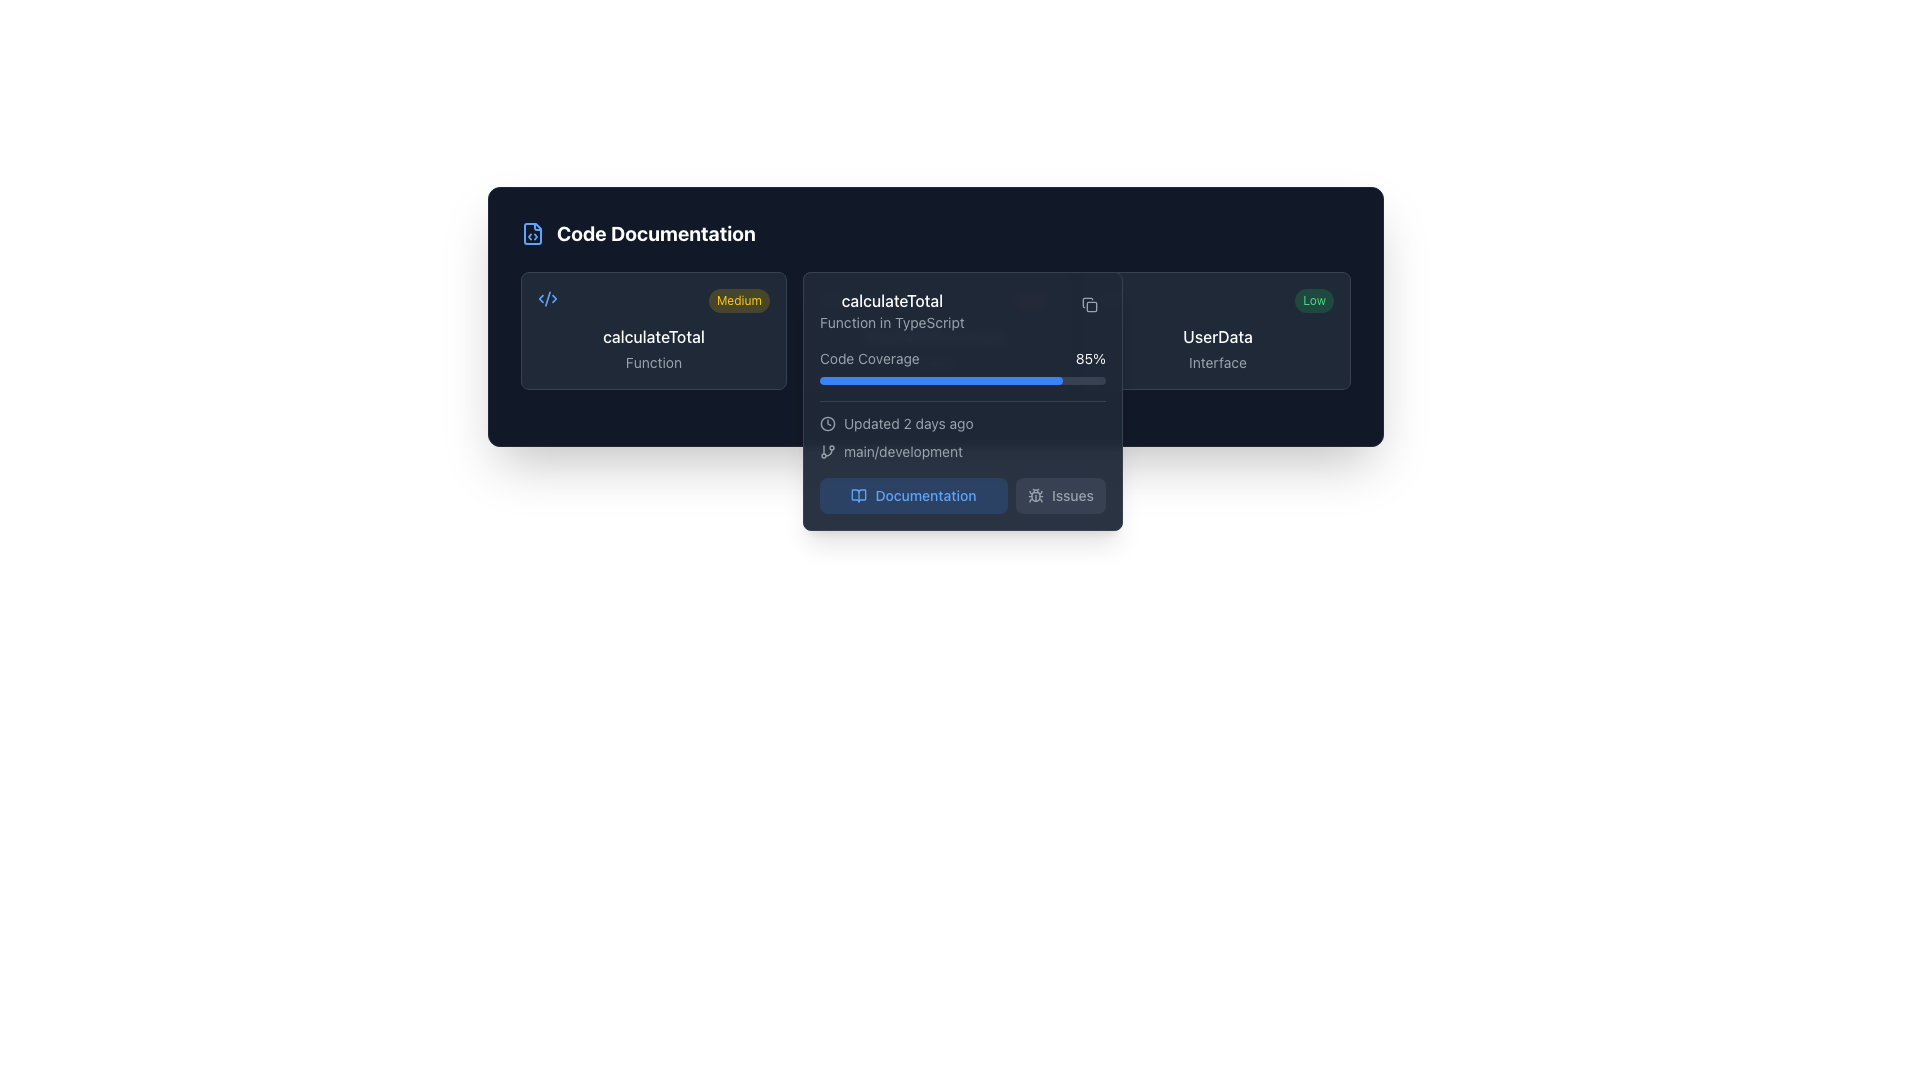 Image resolution: width=1920 pixels, height=1080 pixels. Describe the element at coordinates (859, 495) in the screenshot. I see `the SVG icon styled as an open book located in the top left corner of the context panel, above the 'Code Documentation' label` at that location.